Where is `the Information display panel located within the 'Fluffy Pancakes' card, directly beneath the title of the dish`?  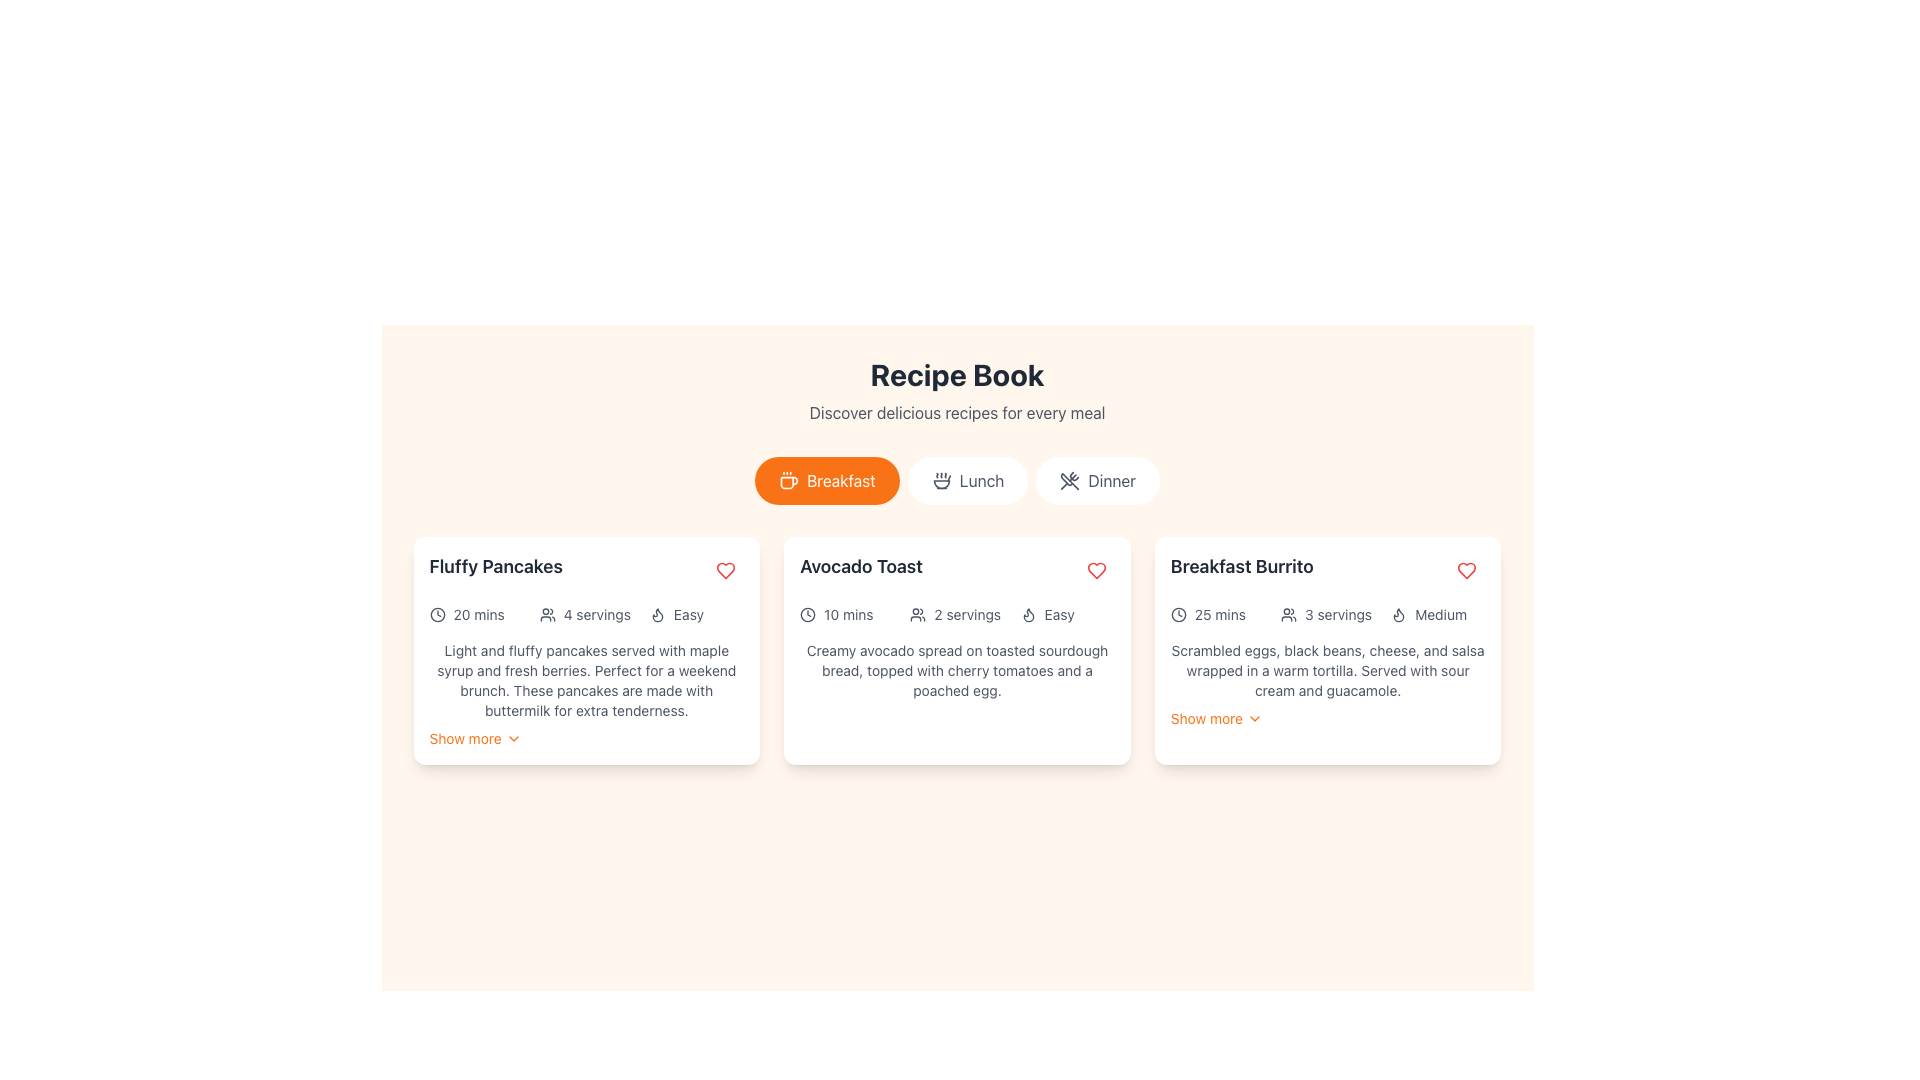
the Information display panel located within the 'Fluffy Pancakes' card, directly beneath the title of the dish is located at coordinates (585, 613).